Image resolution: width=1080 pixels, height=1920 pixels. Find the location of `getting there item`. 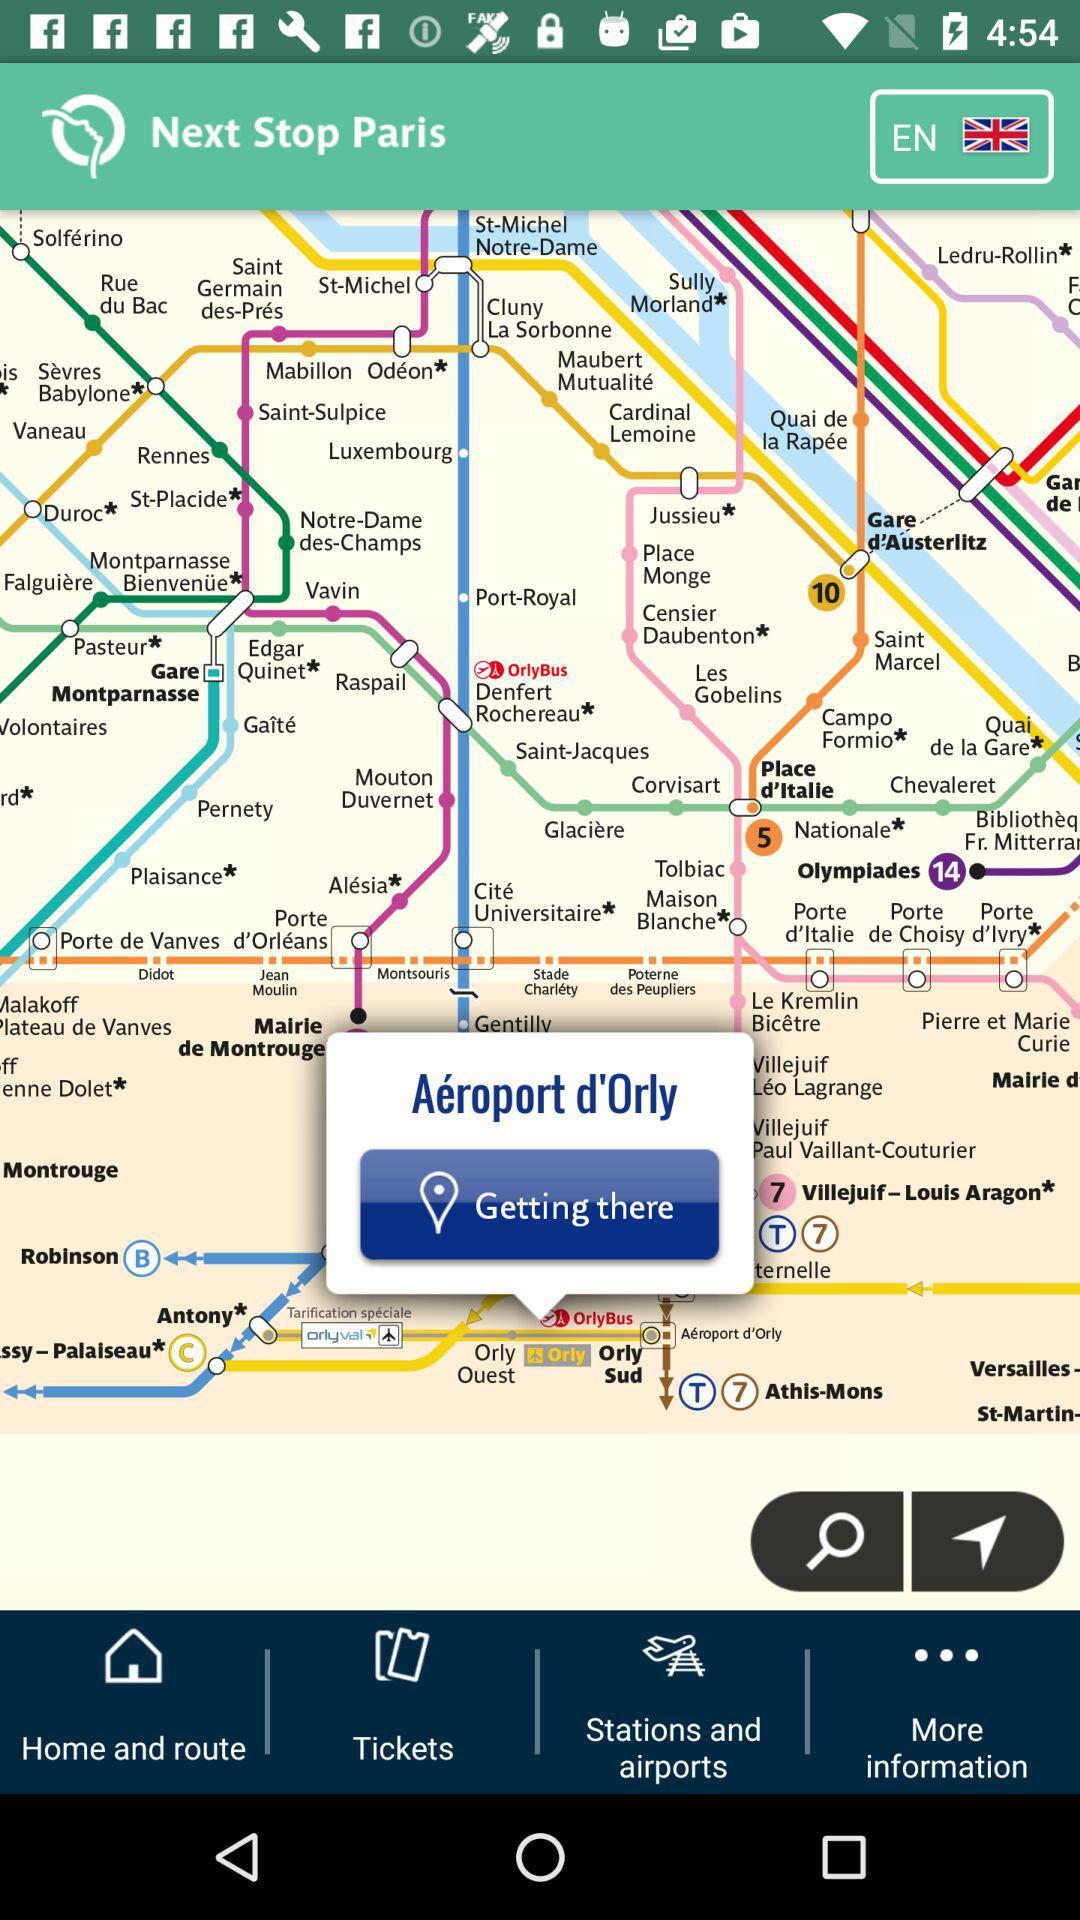

getting there item is located at coordinates (538, 1203).